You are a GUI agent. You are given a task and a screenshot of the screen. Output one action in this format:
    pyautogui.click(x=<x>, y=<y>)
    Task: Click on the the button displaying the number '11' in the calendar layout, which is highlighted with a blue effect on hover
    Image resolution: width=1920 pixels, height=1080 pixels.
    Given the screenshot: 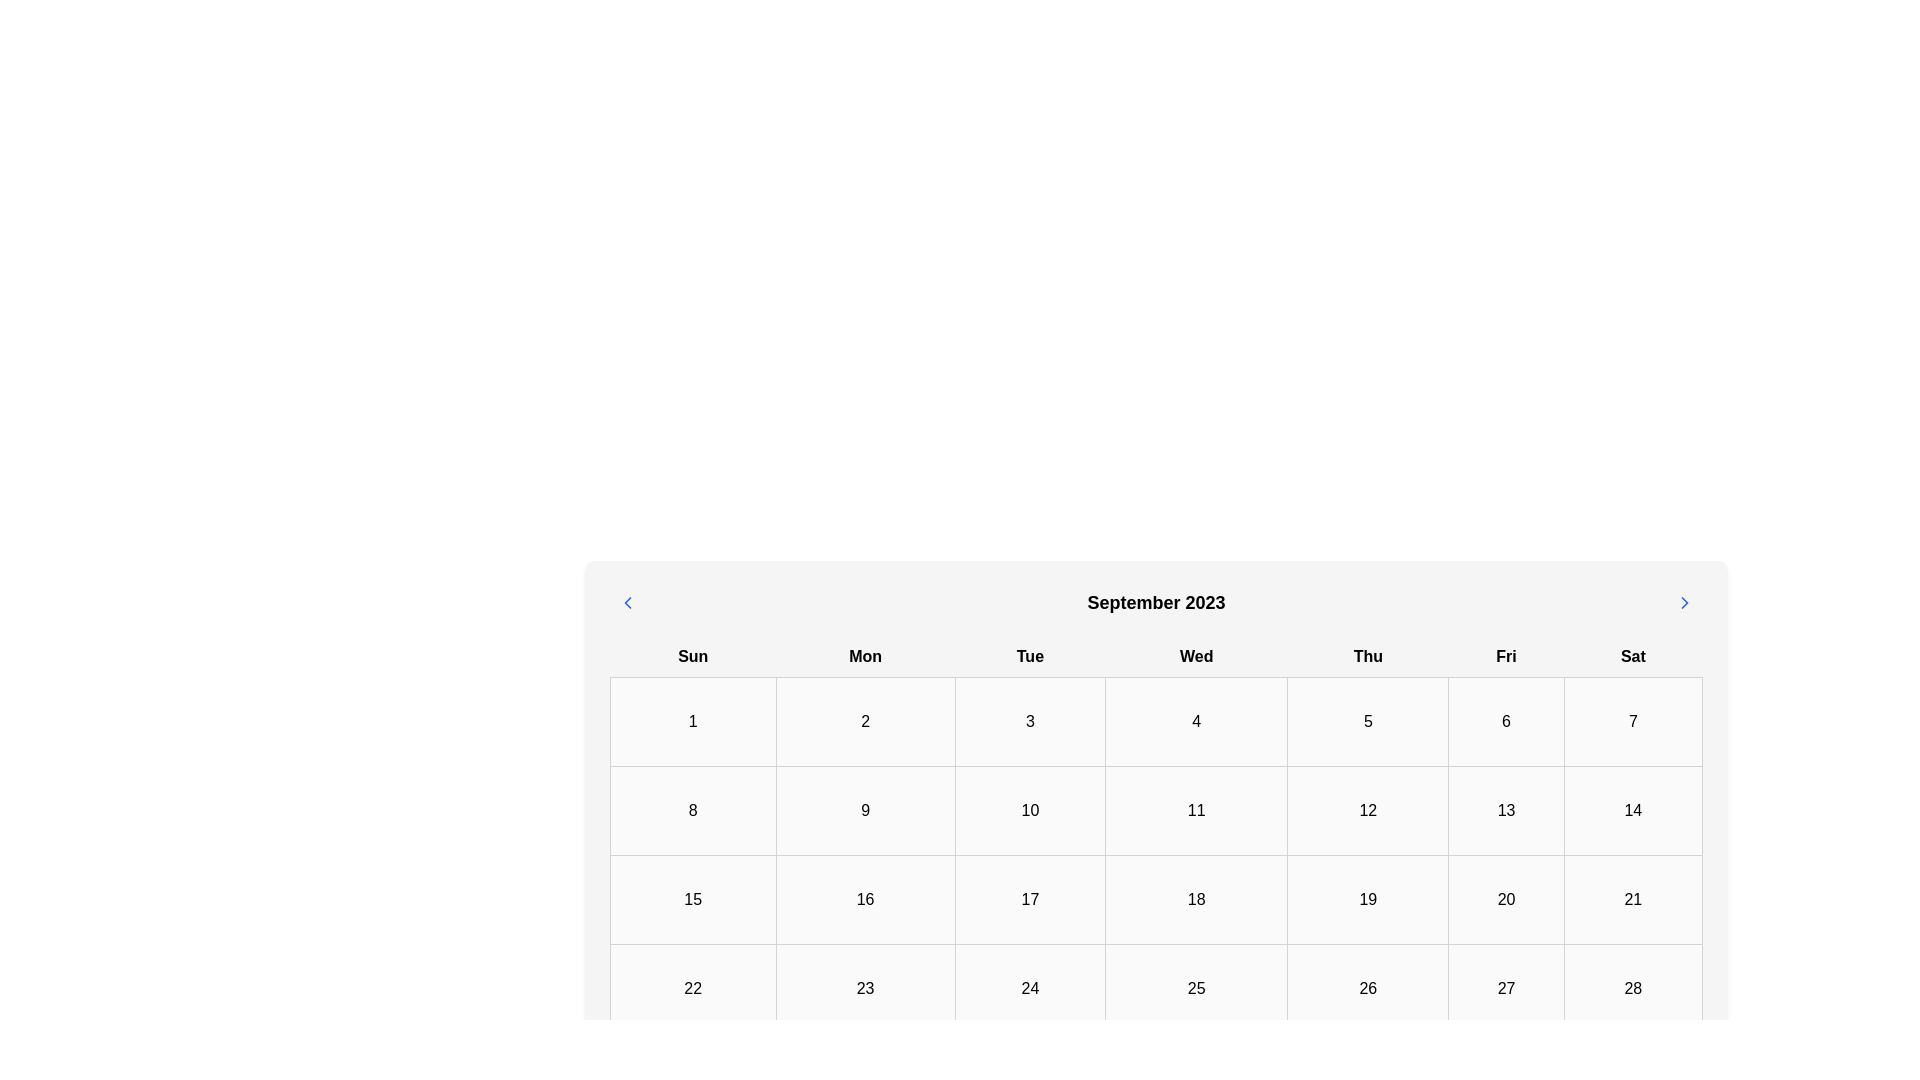 What is the action you would take?
    pyautogui.click(x=1196, y=810)
    